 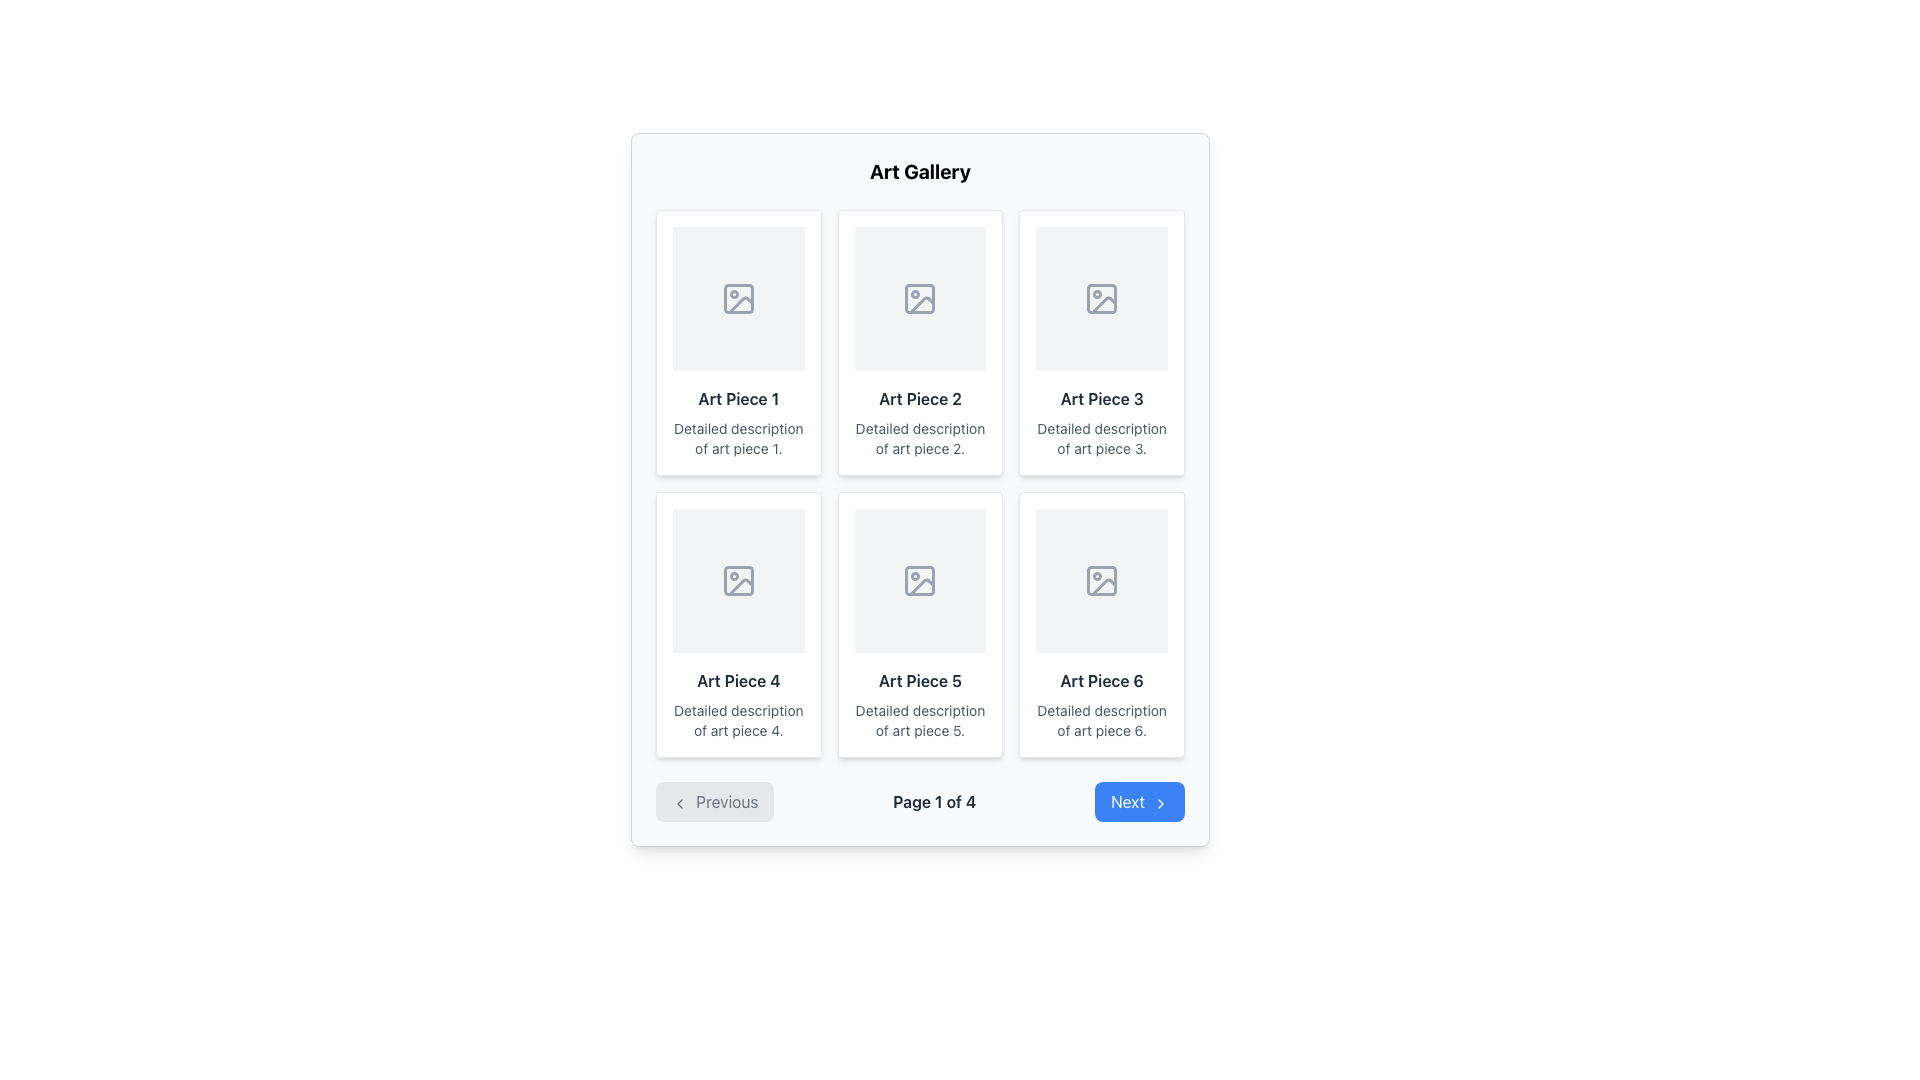 I want to click on the icon resembling an image placeholder, which is styled in gray tones and positioned in the middle row and second column of the grid layout, representing 'Art Piece 5', so click(x=919, y=581).